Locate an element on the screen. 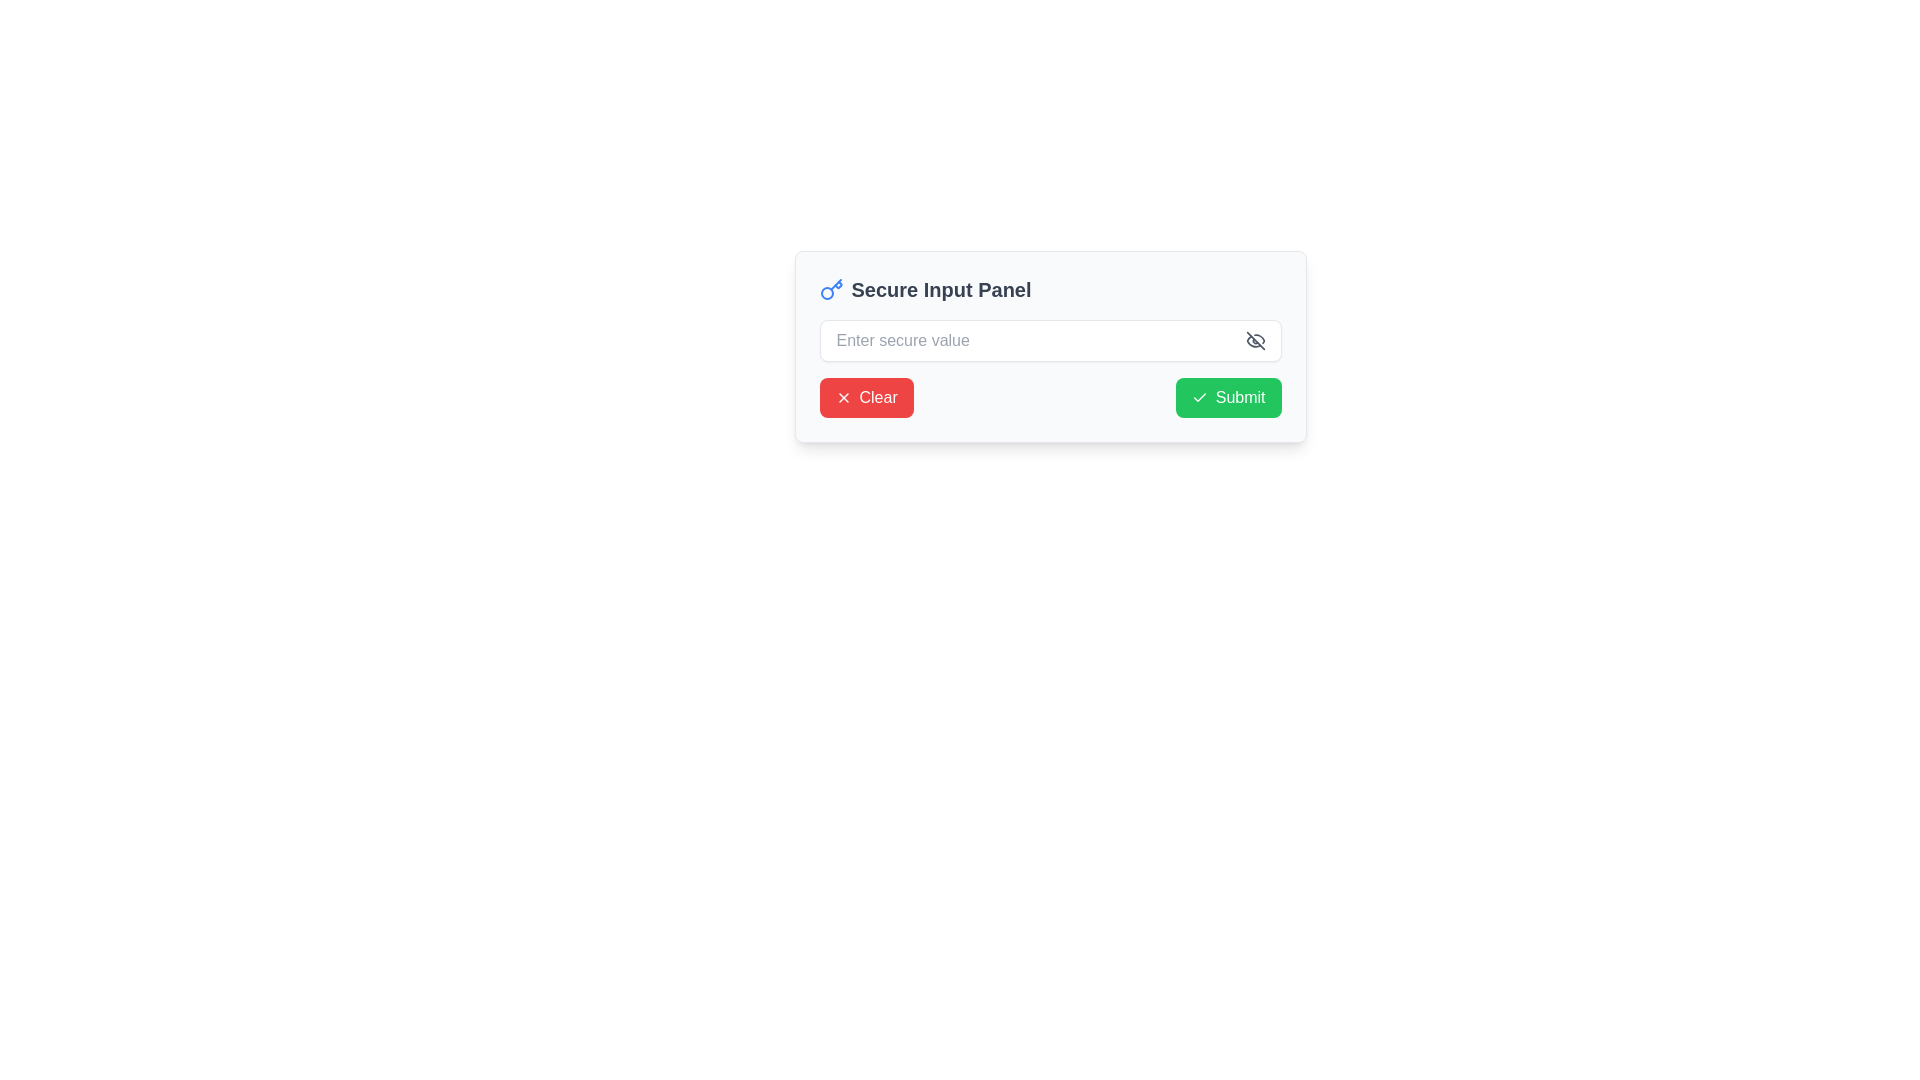  the 'X' icon located on the left side of the 'Clear' button within the 'Secure Input Panel' interface is located at coordinates (843, 397).